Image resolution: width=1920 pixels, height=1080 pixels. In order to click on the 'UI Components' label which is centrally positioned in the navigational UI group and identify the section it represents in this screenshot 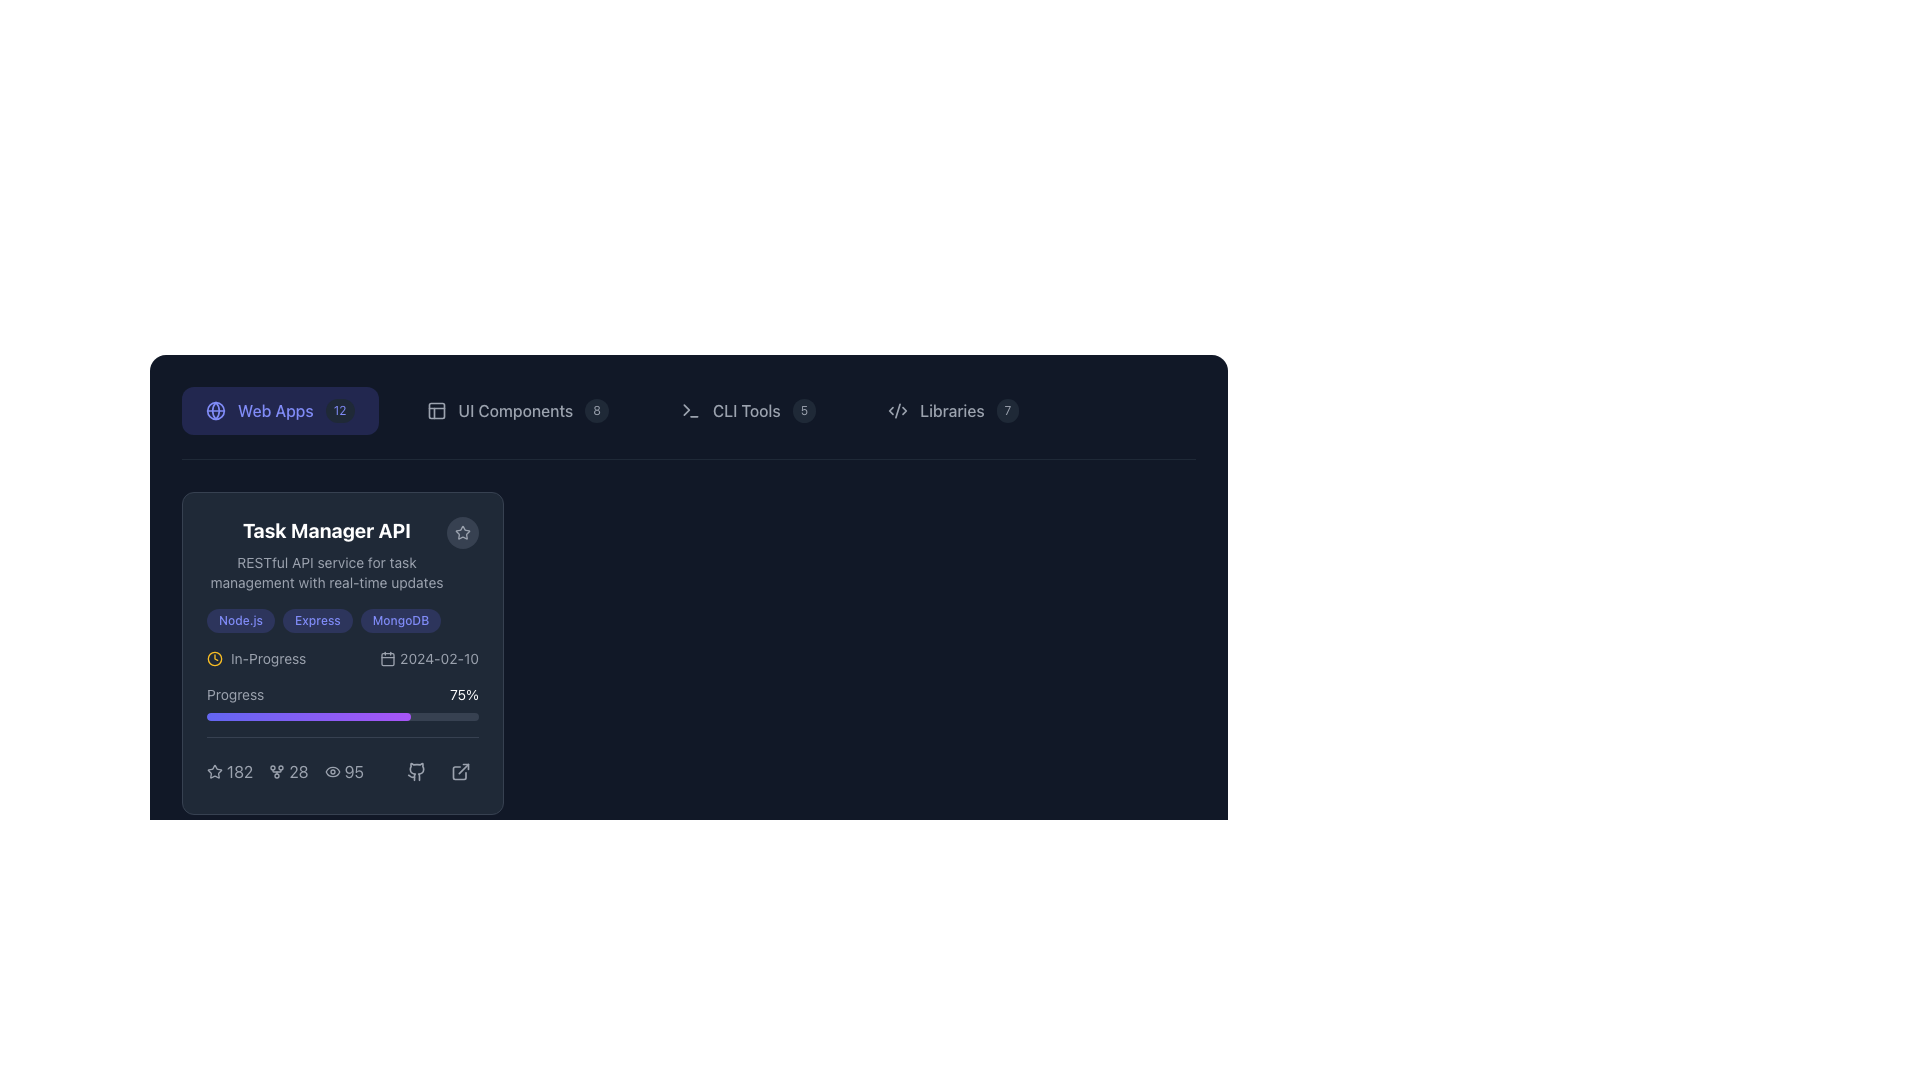, I will do `click(515, 410)`.